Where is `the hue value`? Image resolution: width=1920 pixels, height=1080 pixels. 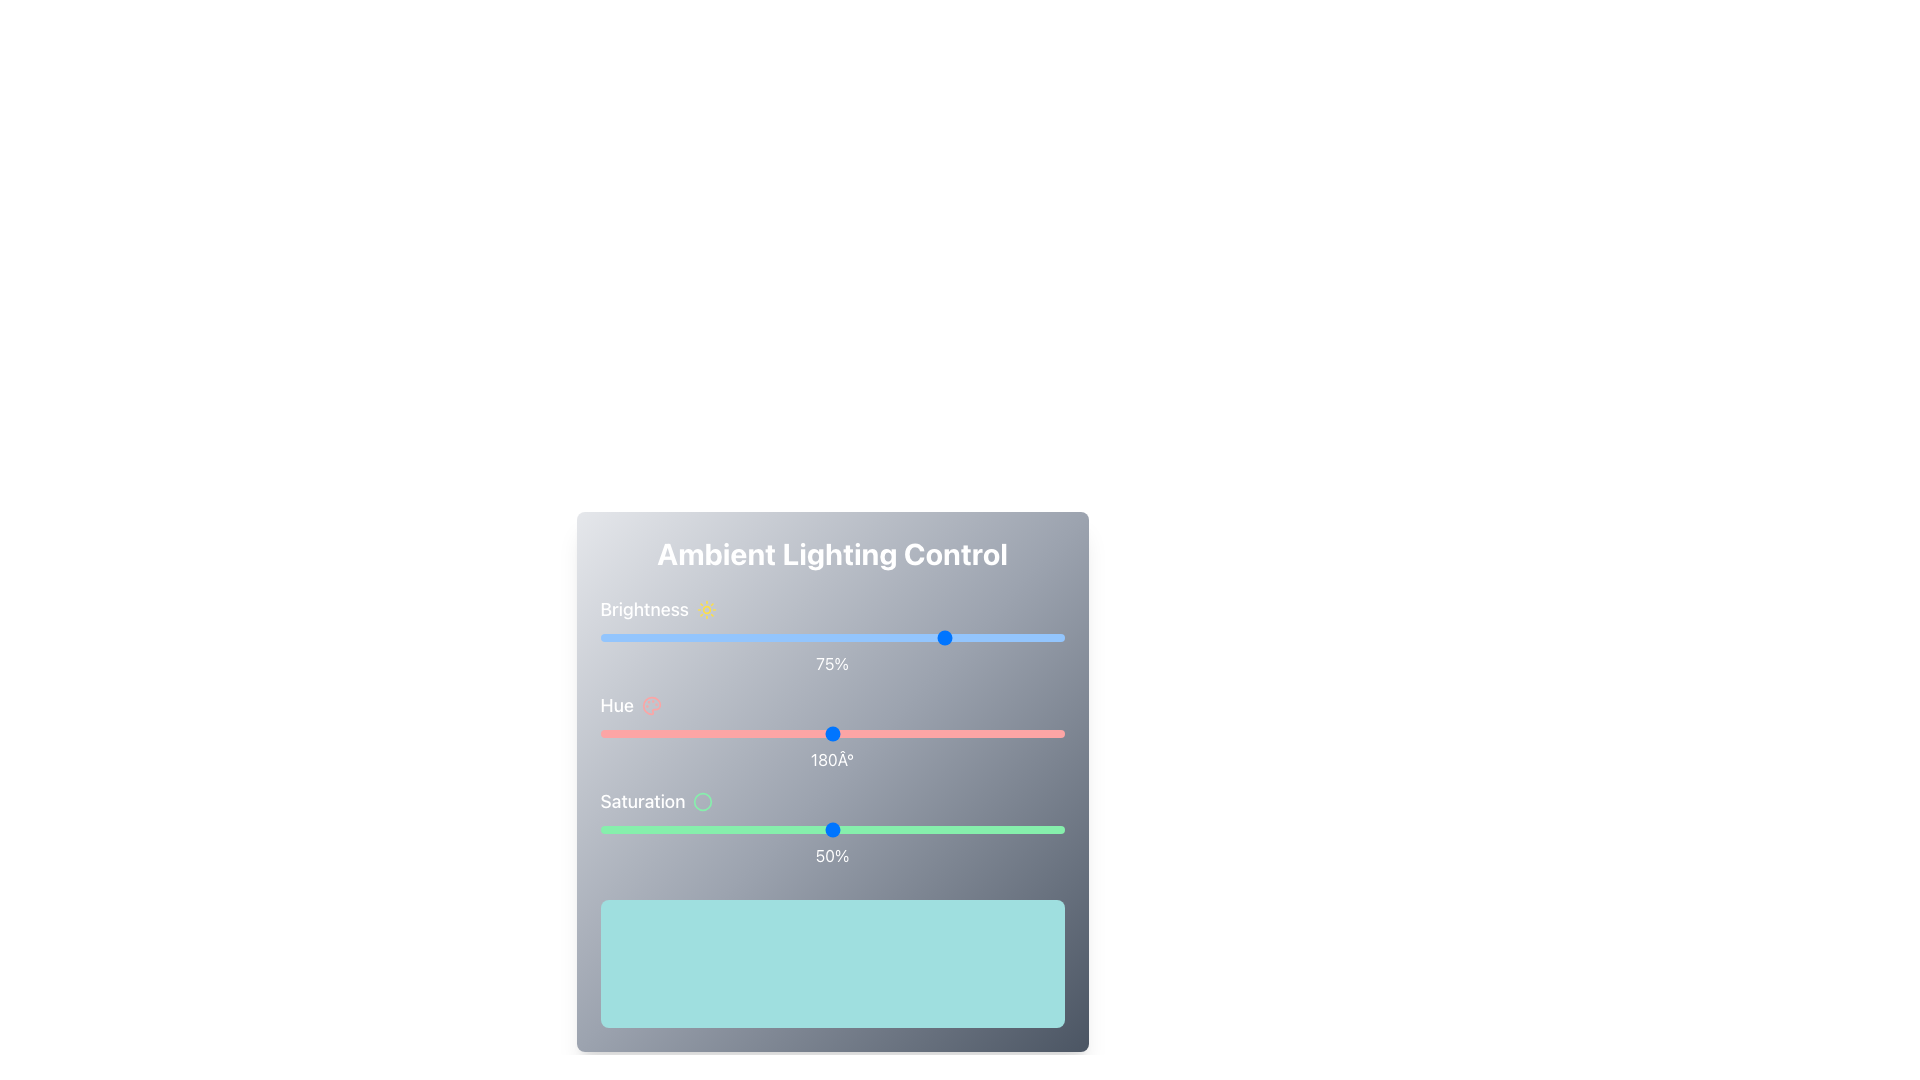 the hue value is located at coordinates (845, 733).